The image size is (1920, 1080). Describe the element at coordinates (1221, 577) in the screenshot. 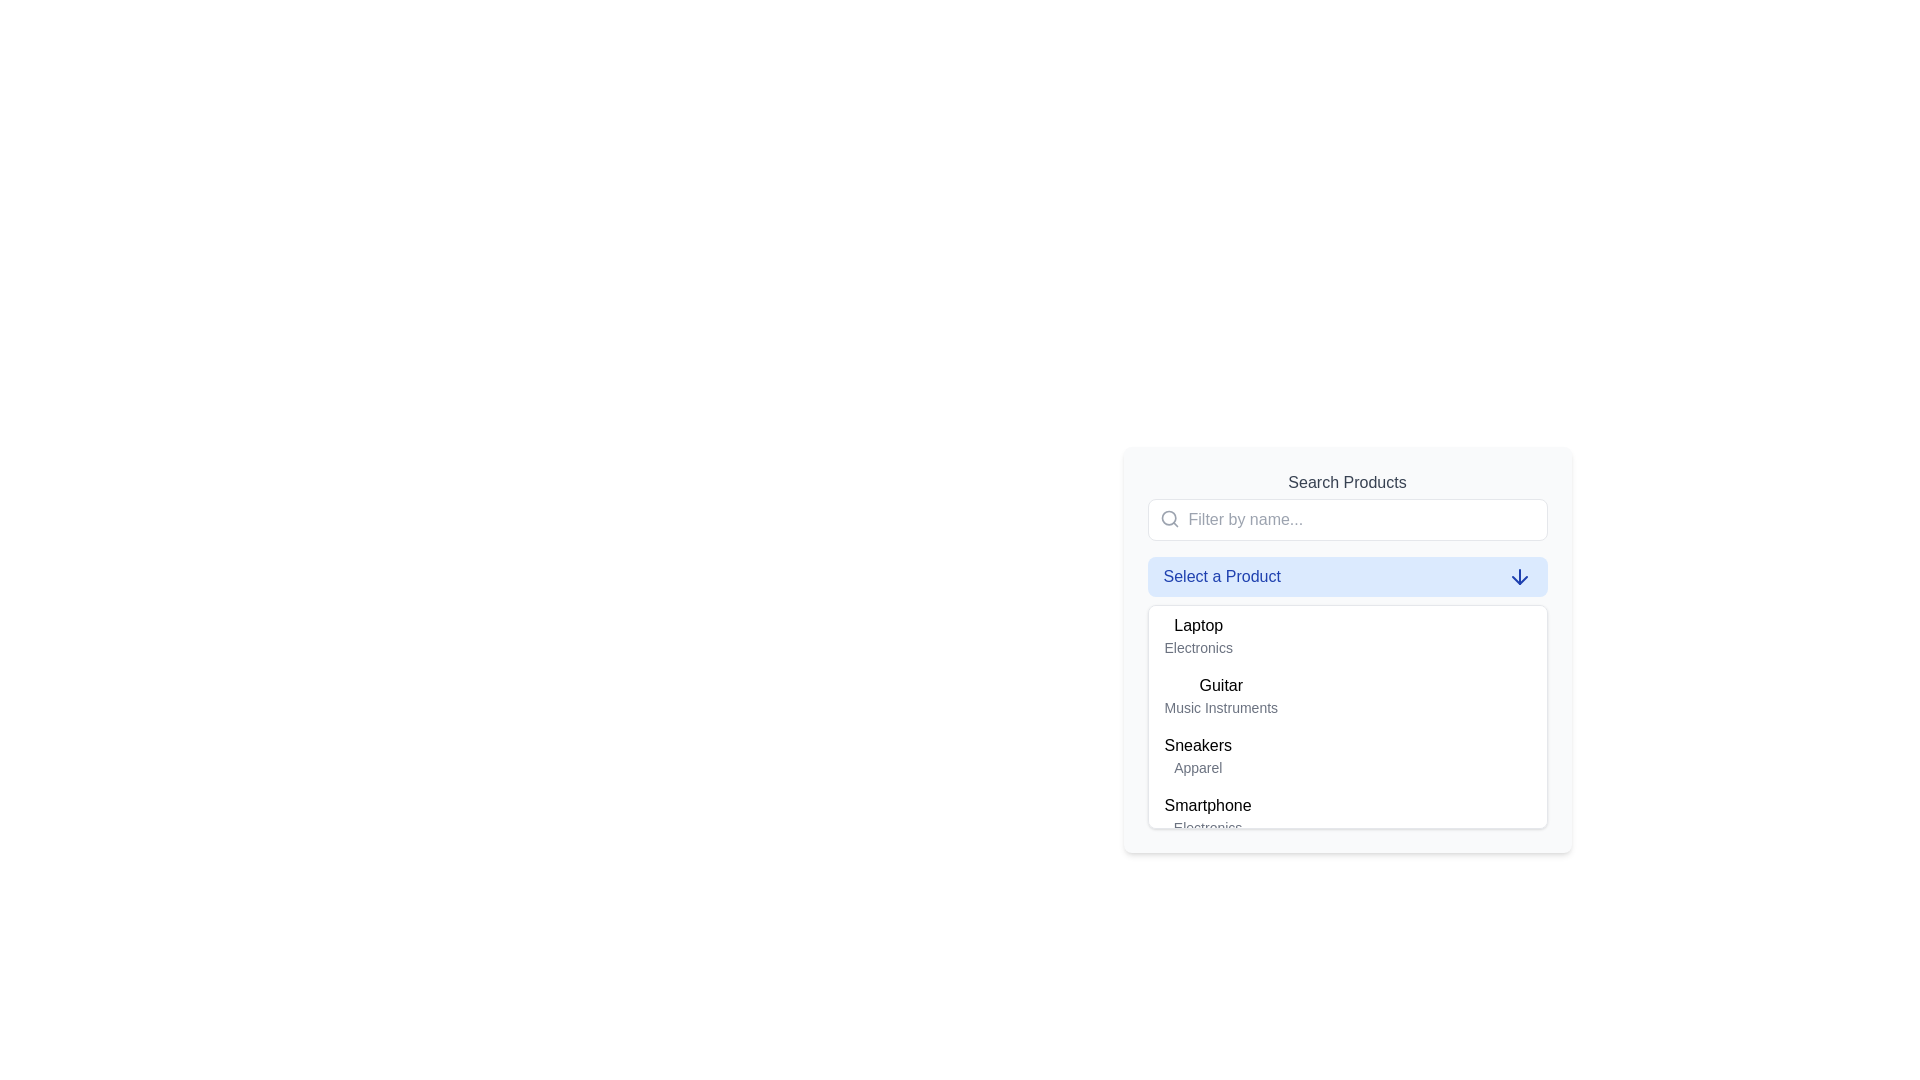

I see `the text label displaying 'Select a Product' in blue text within the dropdown menu` at that location.